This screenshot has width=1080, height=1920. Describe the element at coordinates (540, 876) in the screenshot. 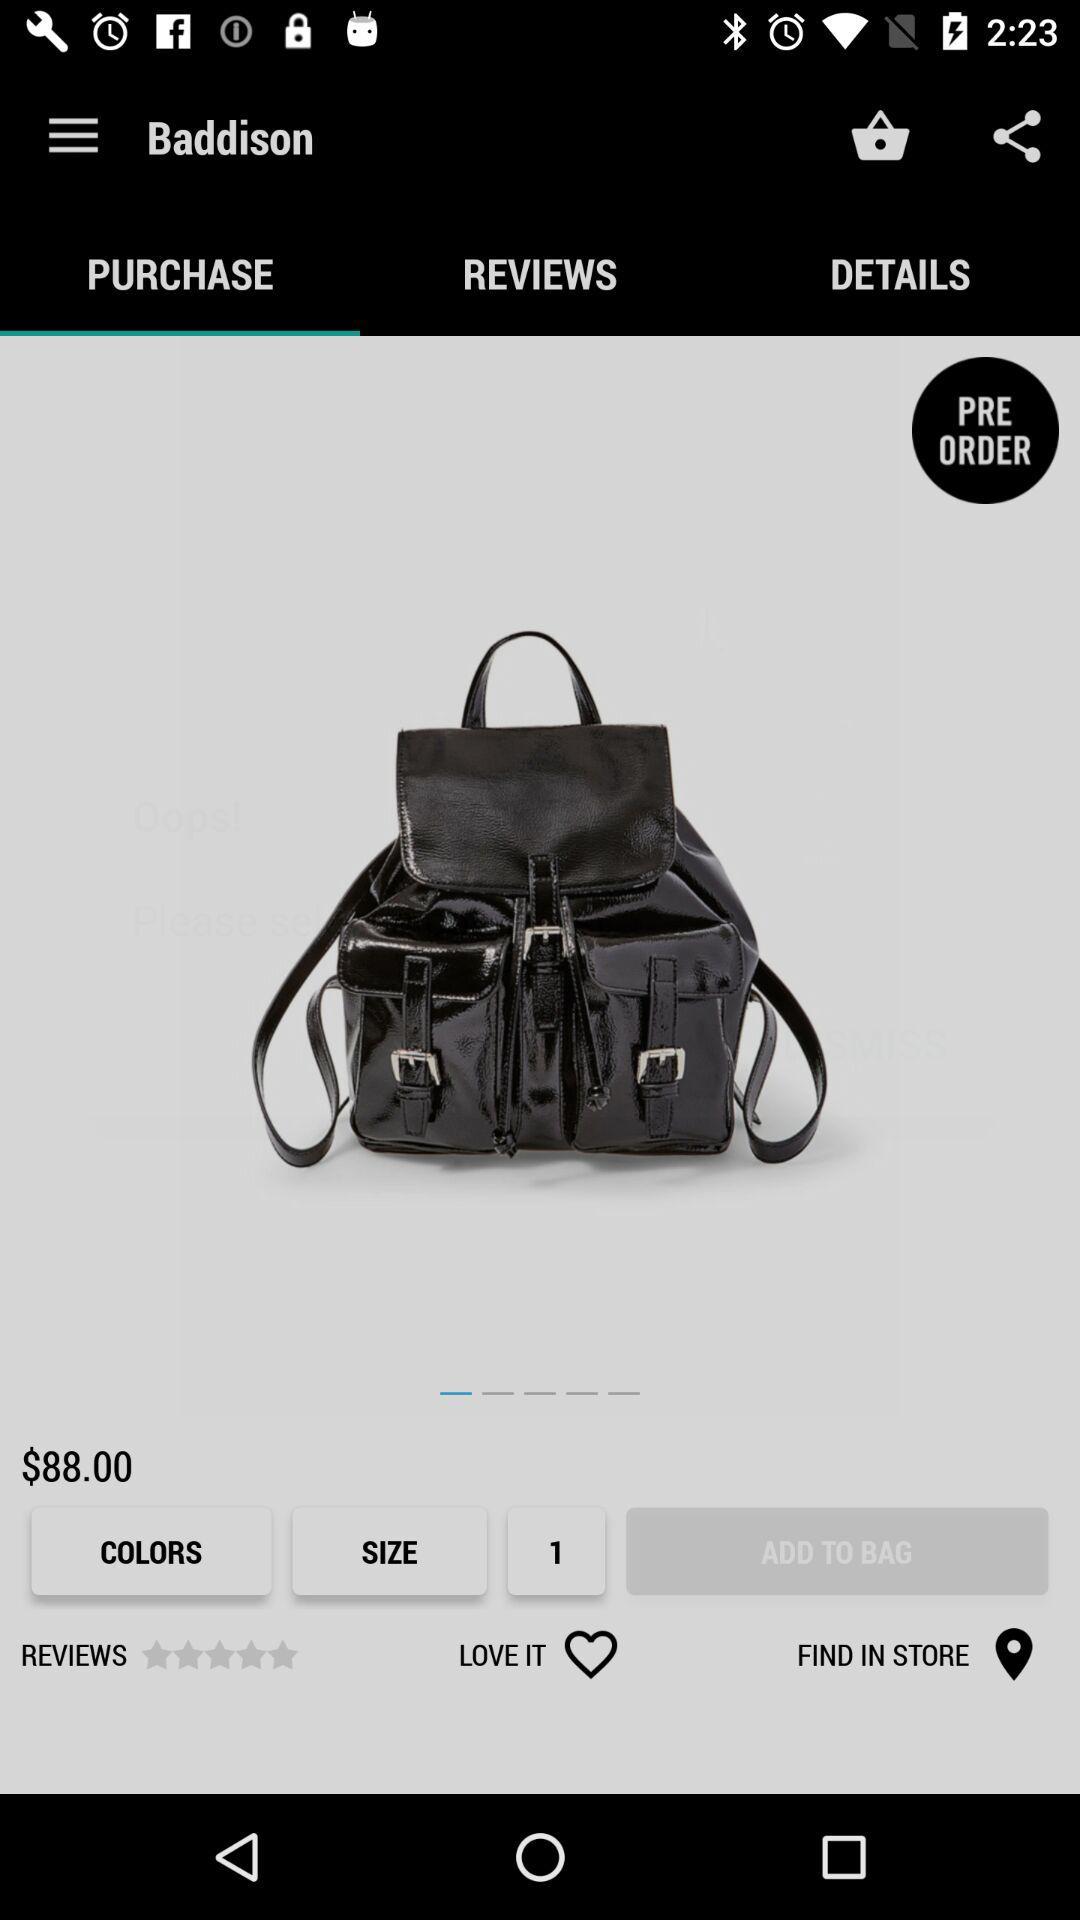

I see `see the image` at that location.